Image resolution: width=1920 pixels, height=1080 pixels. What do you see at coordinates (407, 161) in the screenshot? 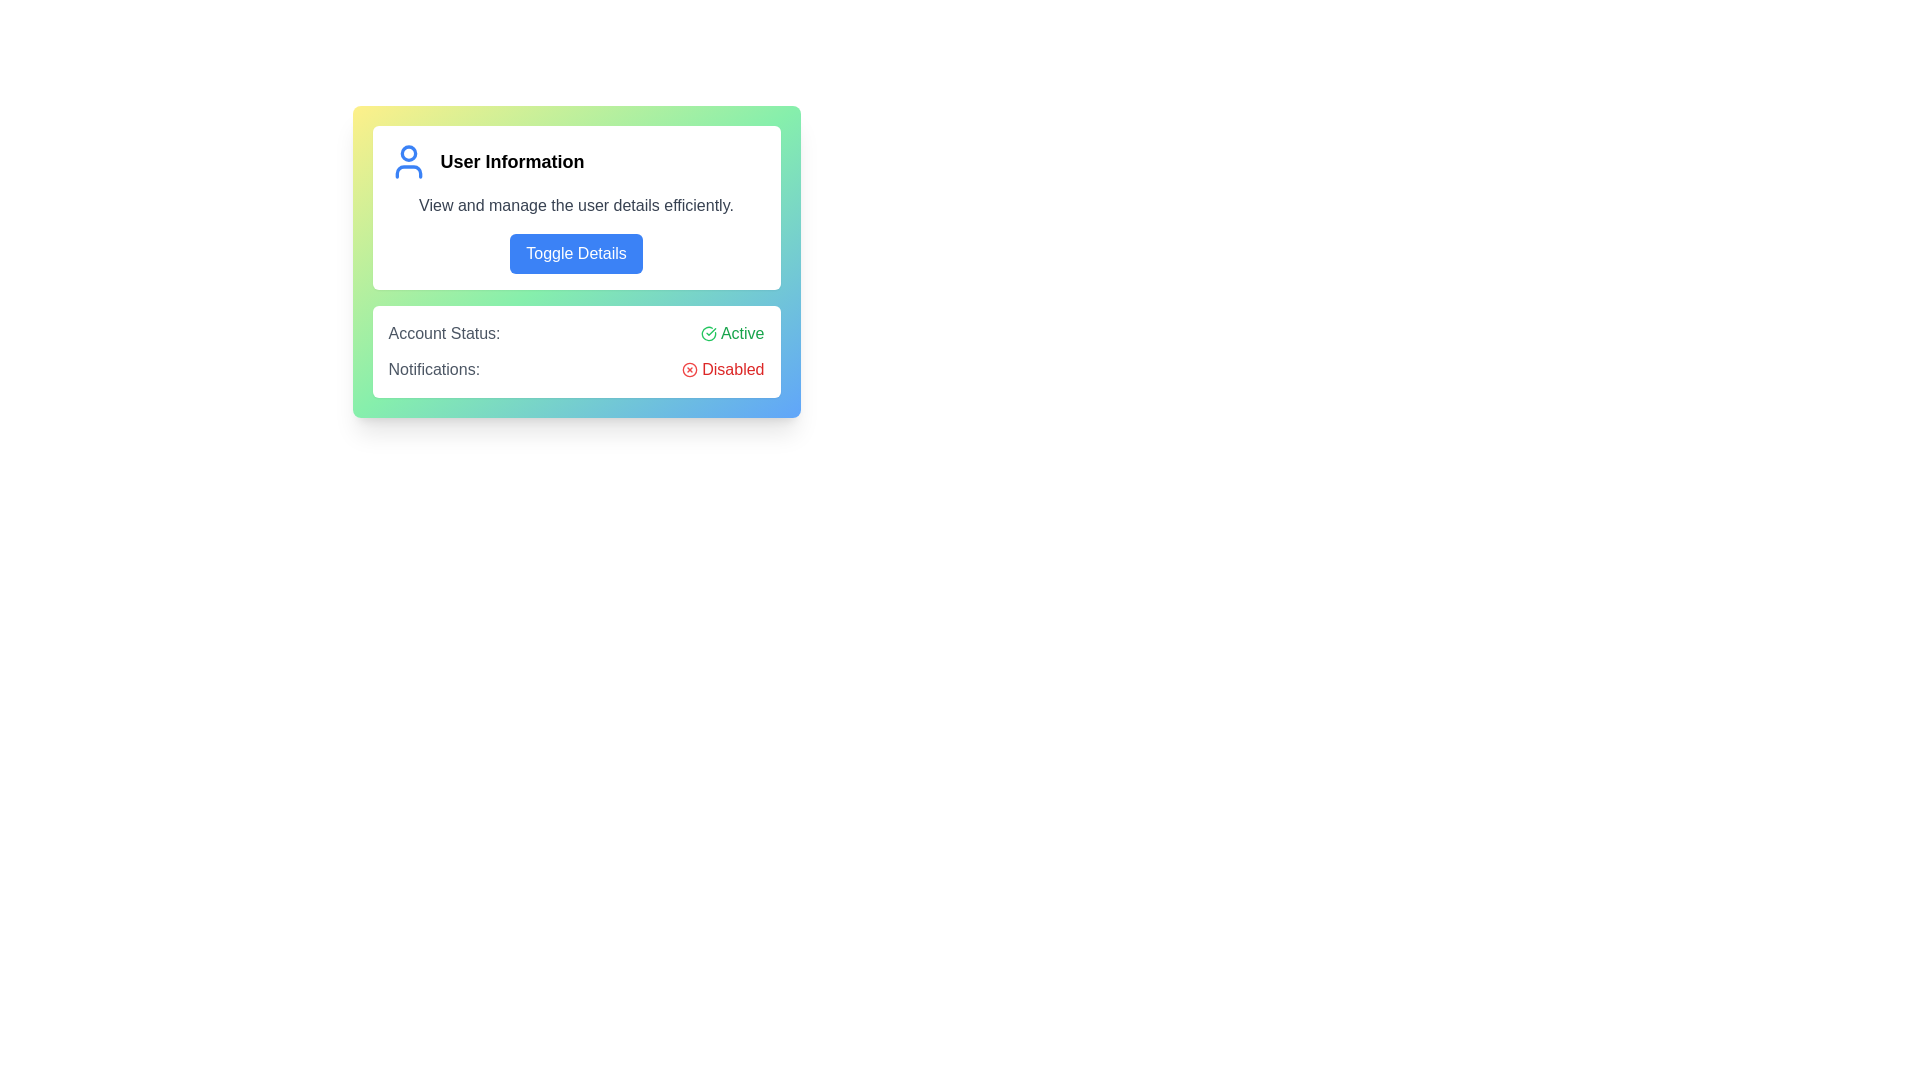
I see `the user profile icon, which is a vibrant blue icon representation of a user, located immediately to the left of the 'User Information' label` at bounding box center [407, 161].